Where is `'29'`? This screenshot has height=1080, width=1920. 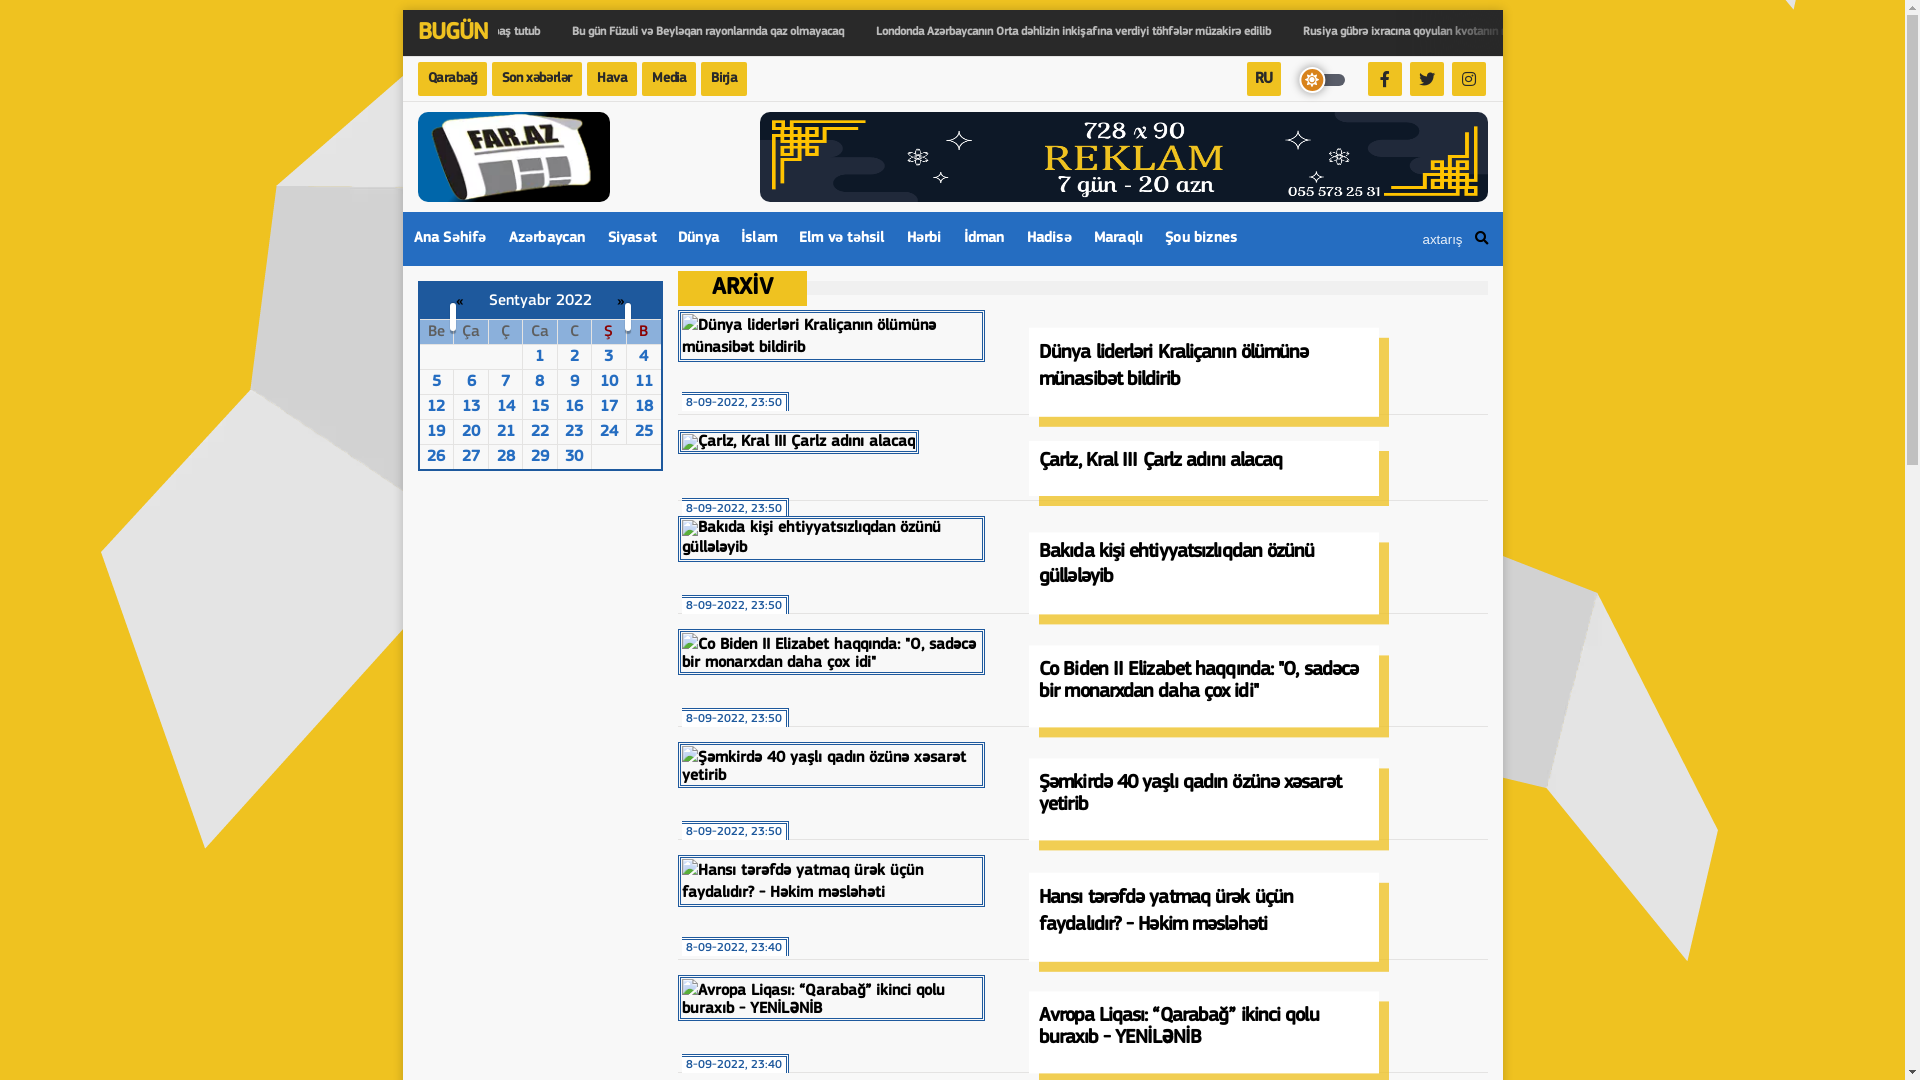
'29' is located at coordinates (539, 456).